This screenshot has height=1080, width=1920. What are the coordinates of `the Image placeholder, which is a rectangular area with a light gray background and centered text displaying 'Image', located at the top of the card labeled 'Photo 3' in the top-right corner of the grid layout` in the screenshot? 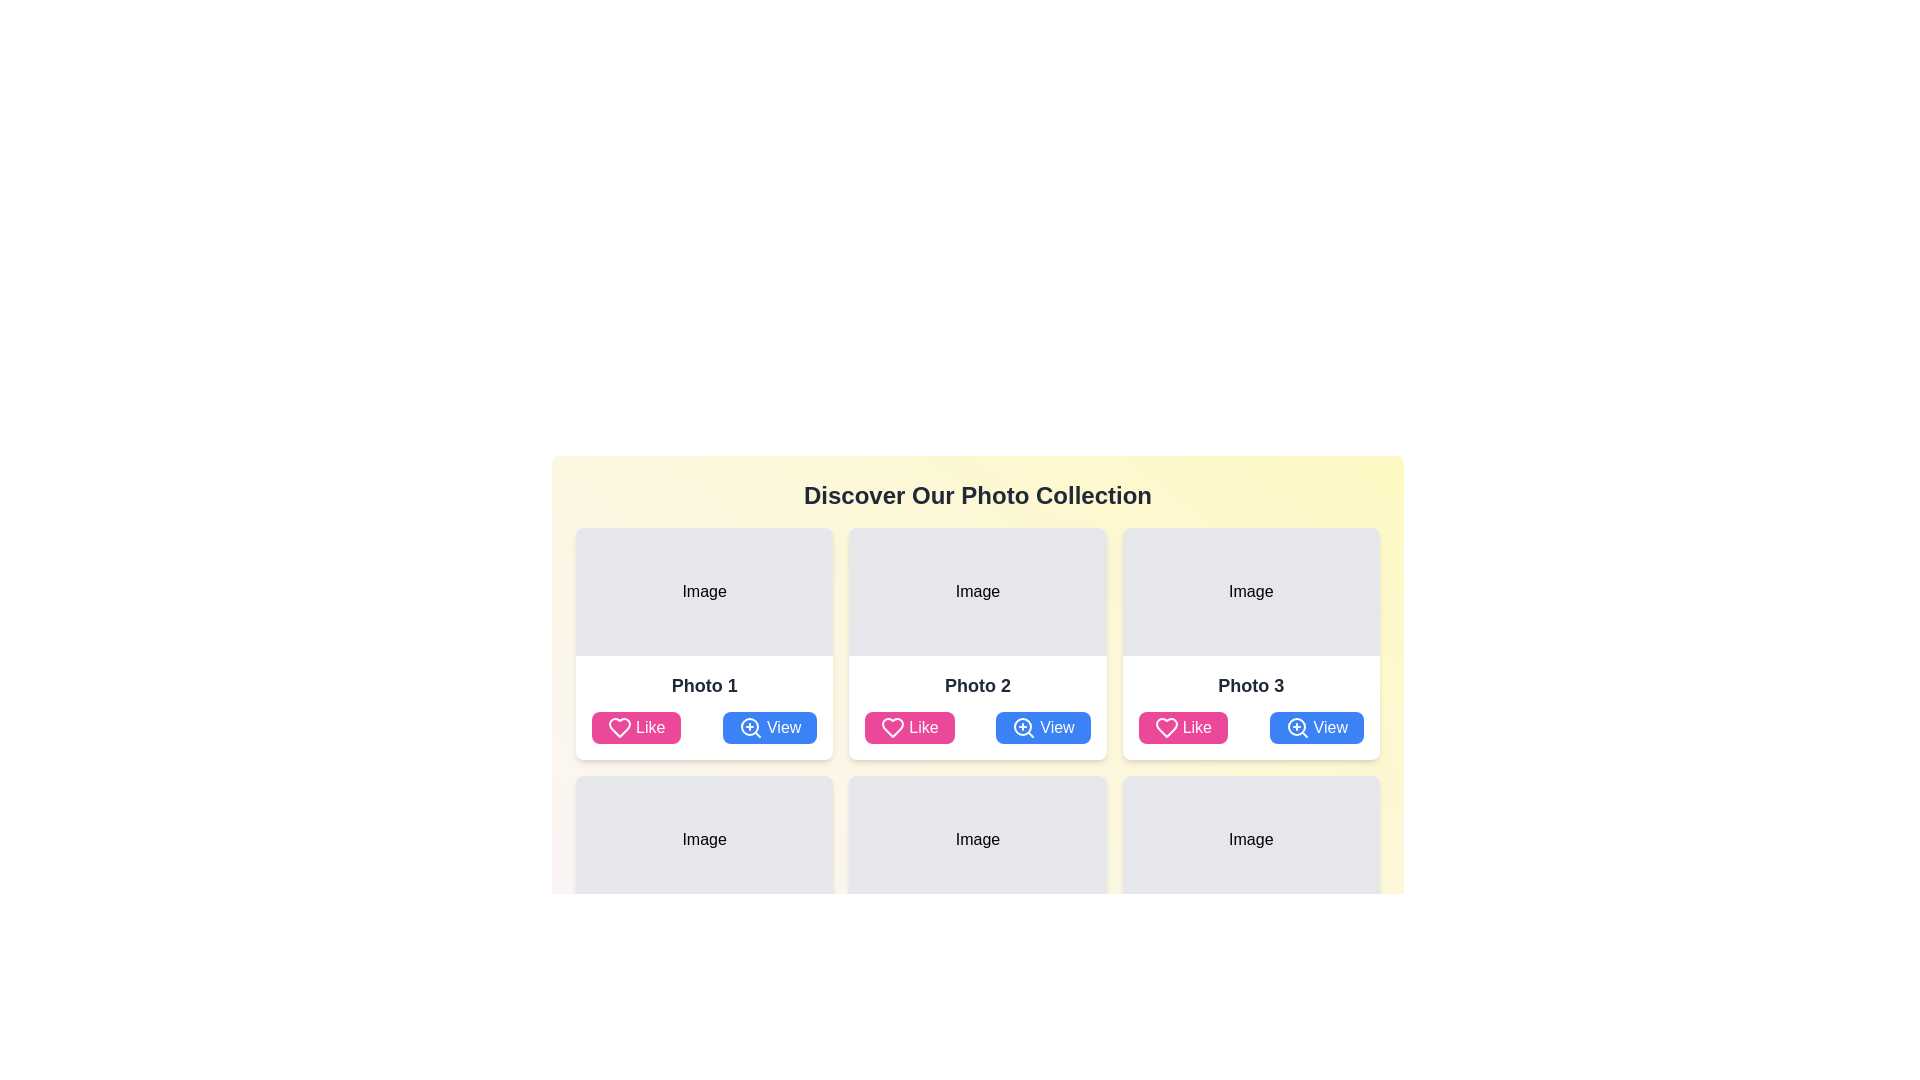 It's located at (1250, 590).